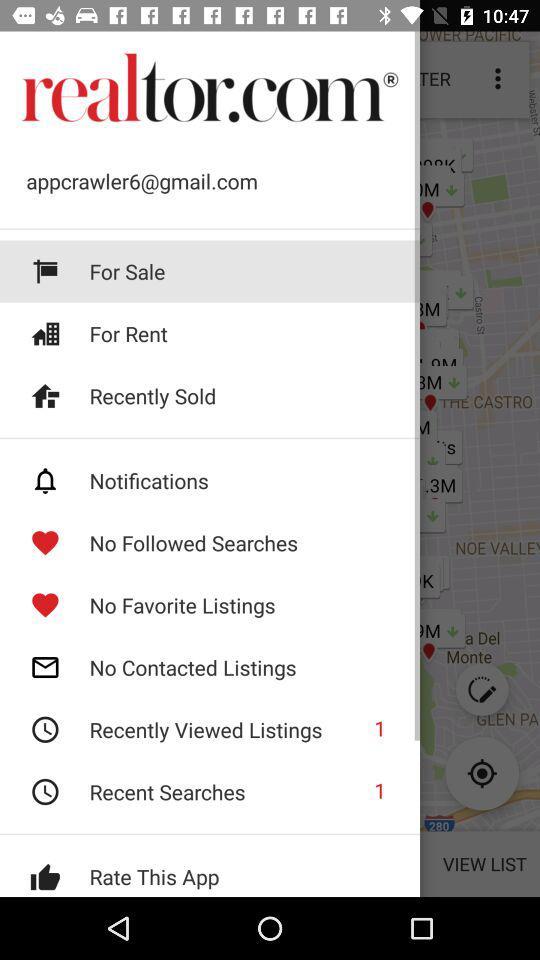 This screenshot has height=960, width=540. Describe the element at coordinates (209, 480) in the screenshot. I see `no tagging` at that location.